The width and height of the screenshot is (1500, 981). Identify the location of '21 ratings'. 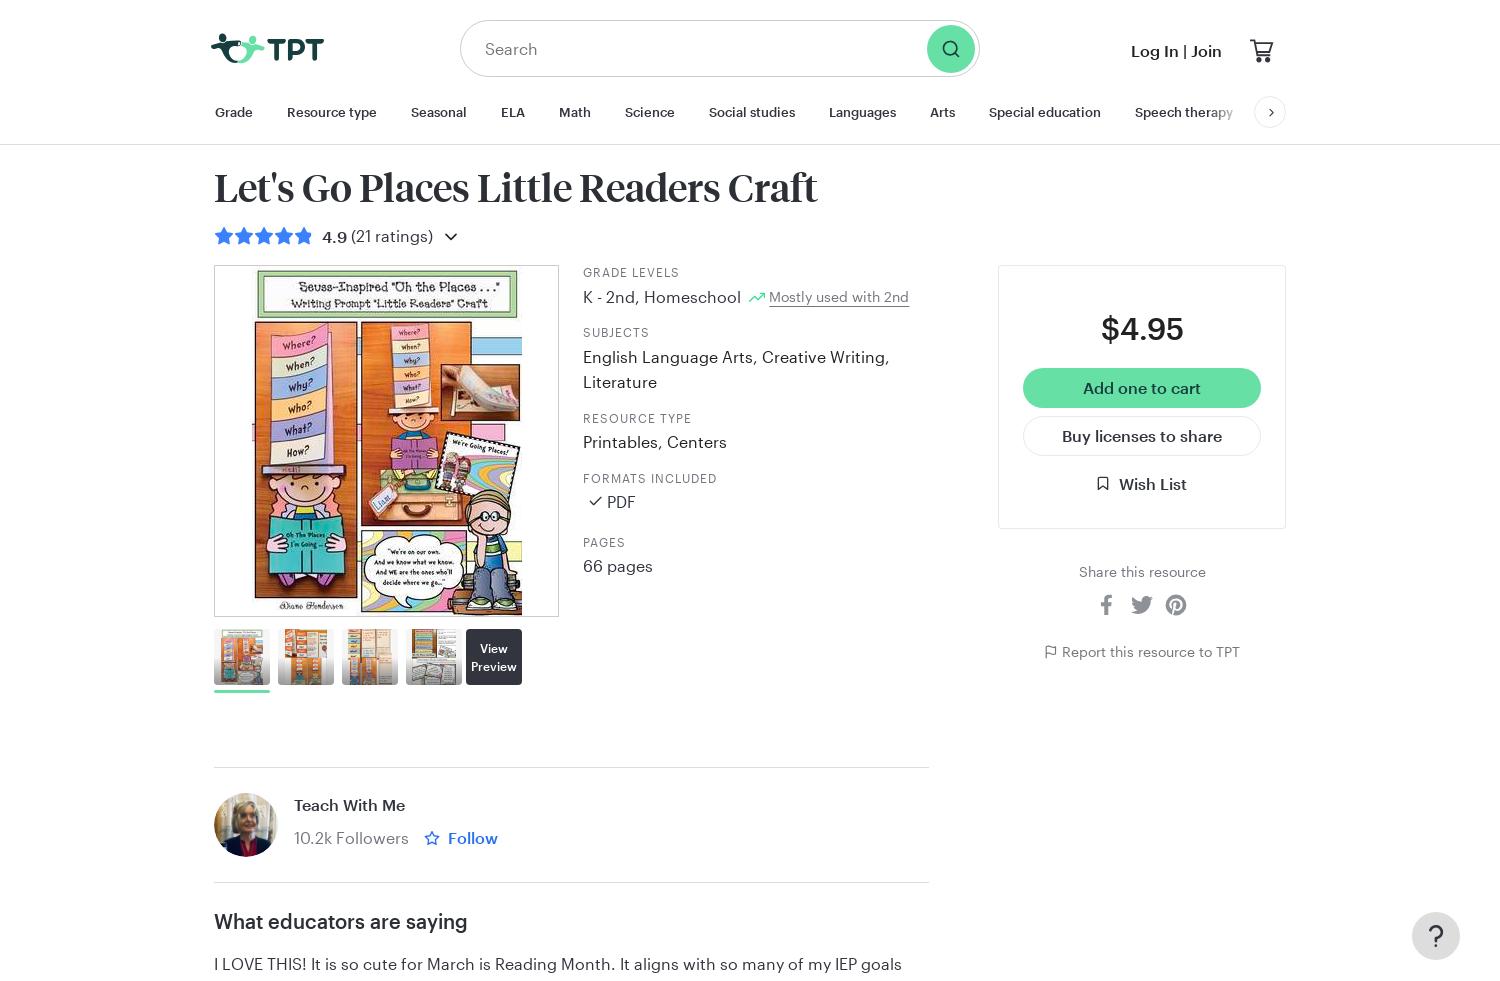
(391, 234).